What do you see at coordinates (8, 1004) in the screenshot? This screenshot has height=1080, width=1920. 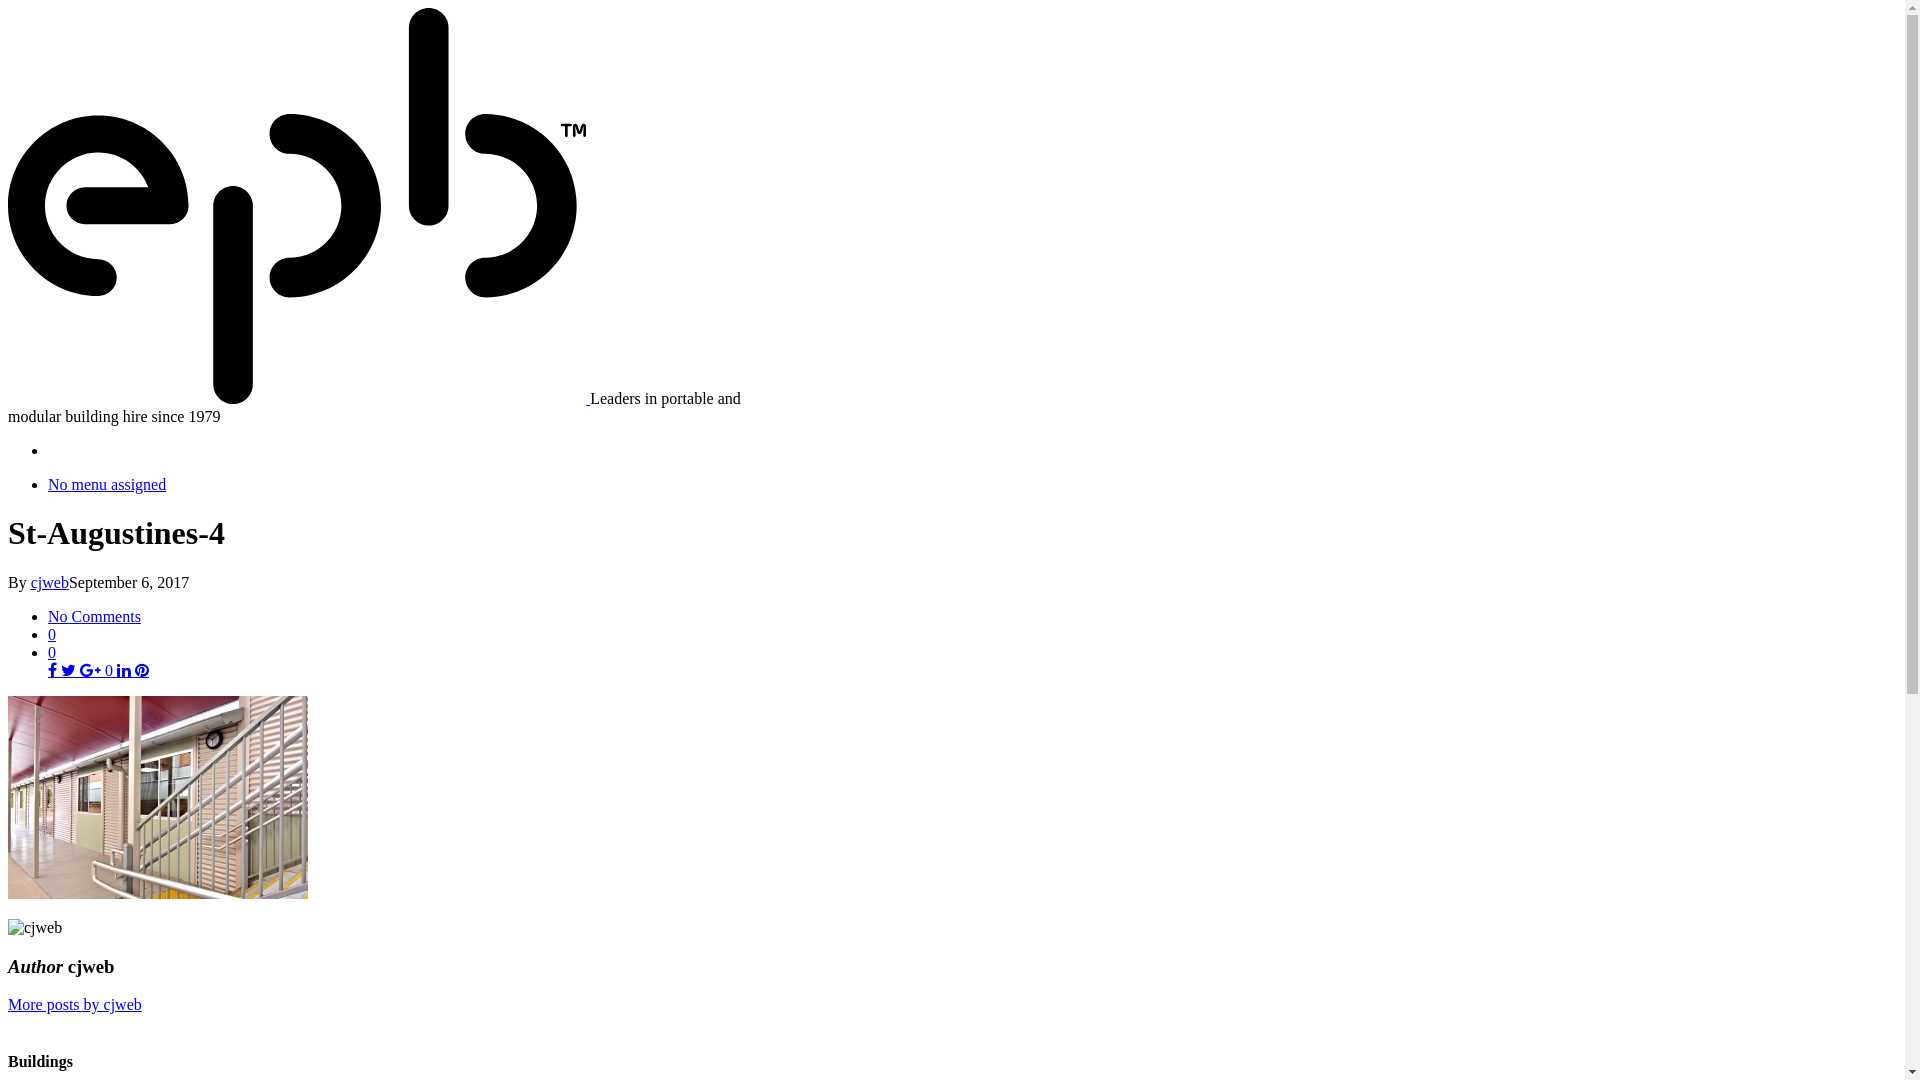 I see `'More posts by cjweb'` at bounding box center [8, 1004].